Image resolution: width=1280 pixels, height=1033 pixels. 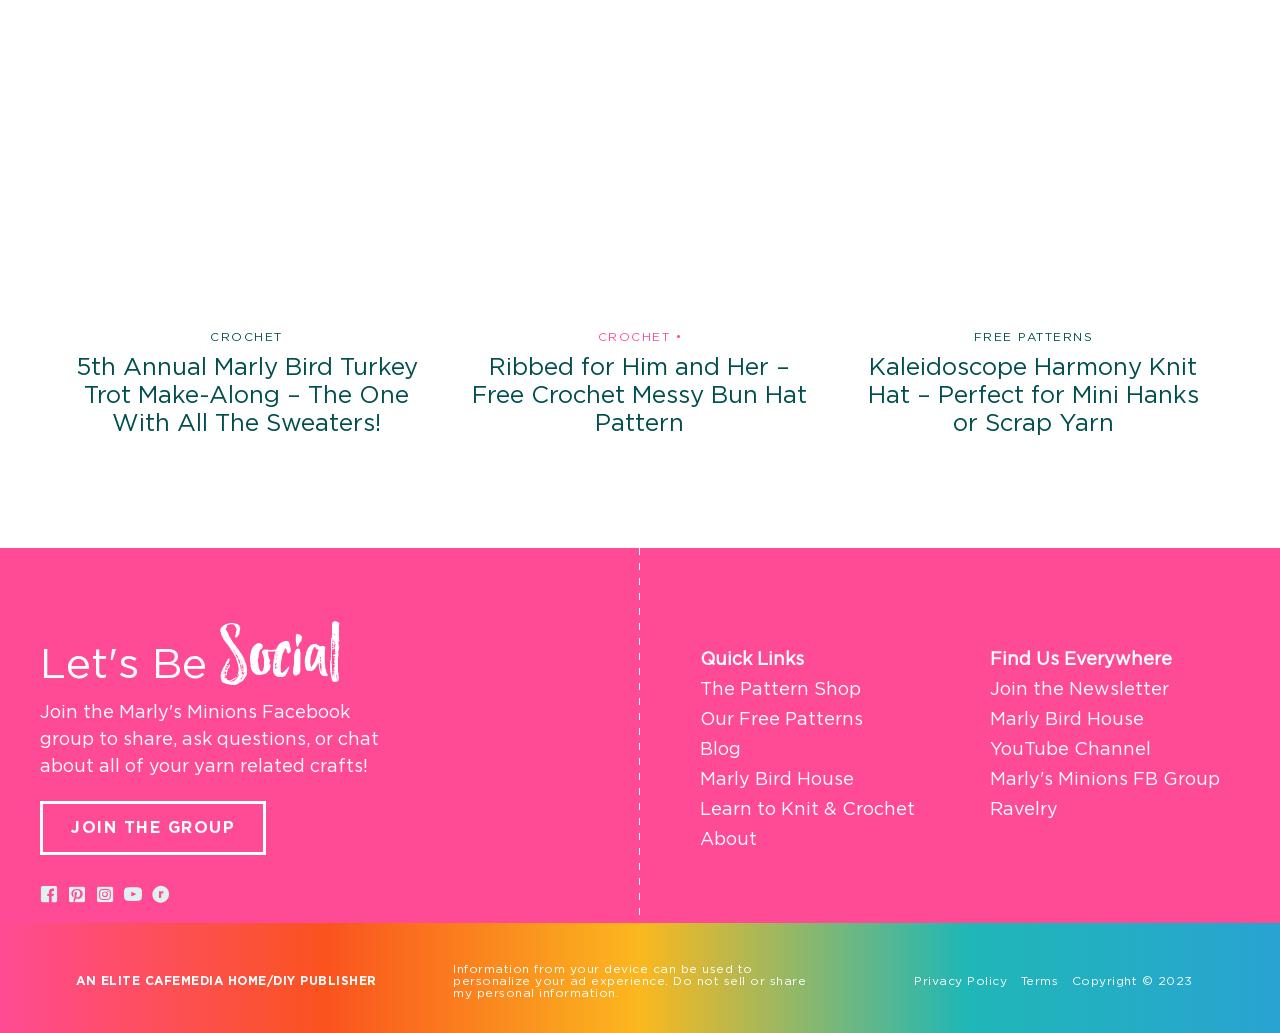 I want to click on 'AN ELITE CAFEMEDIA HOME/DIY PUBLISHER', so click(x=226, y=979).